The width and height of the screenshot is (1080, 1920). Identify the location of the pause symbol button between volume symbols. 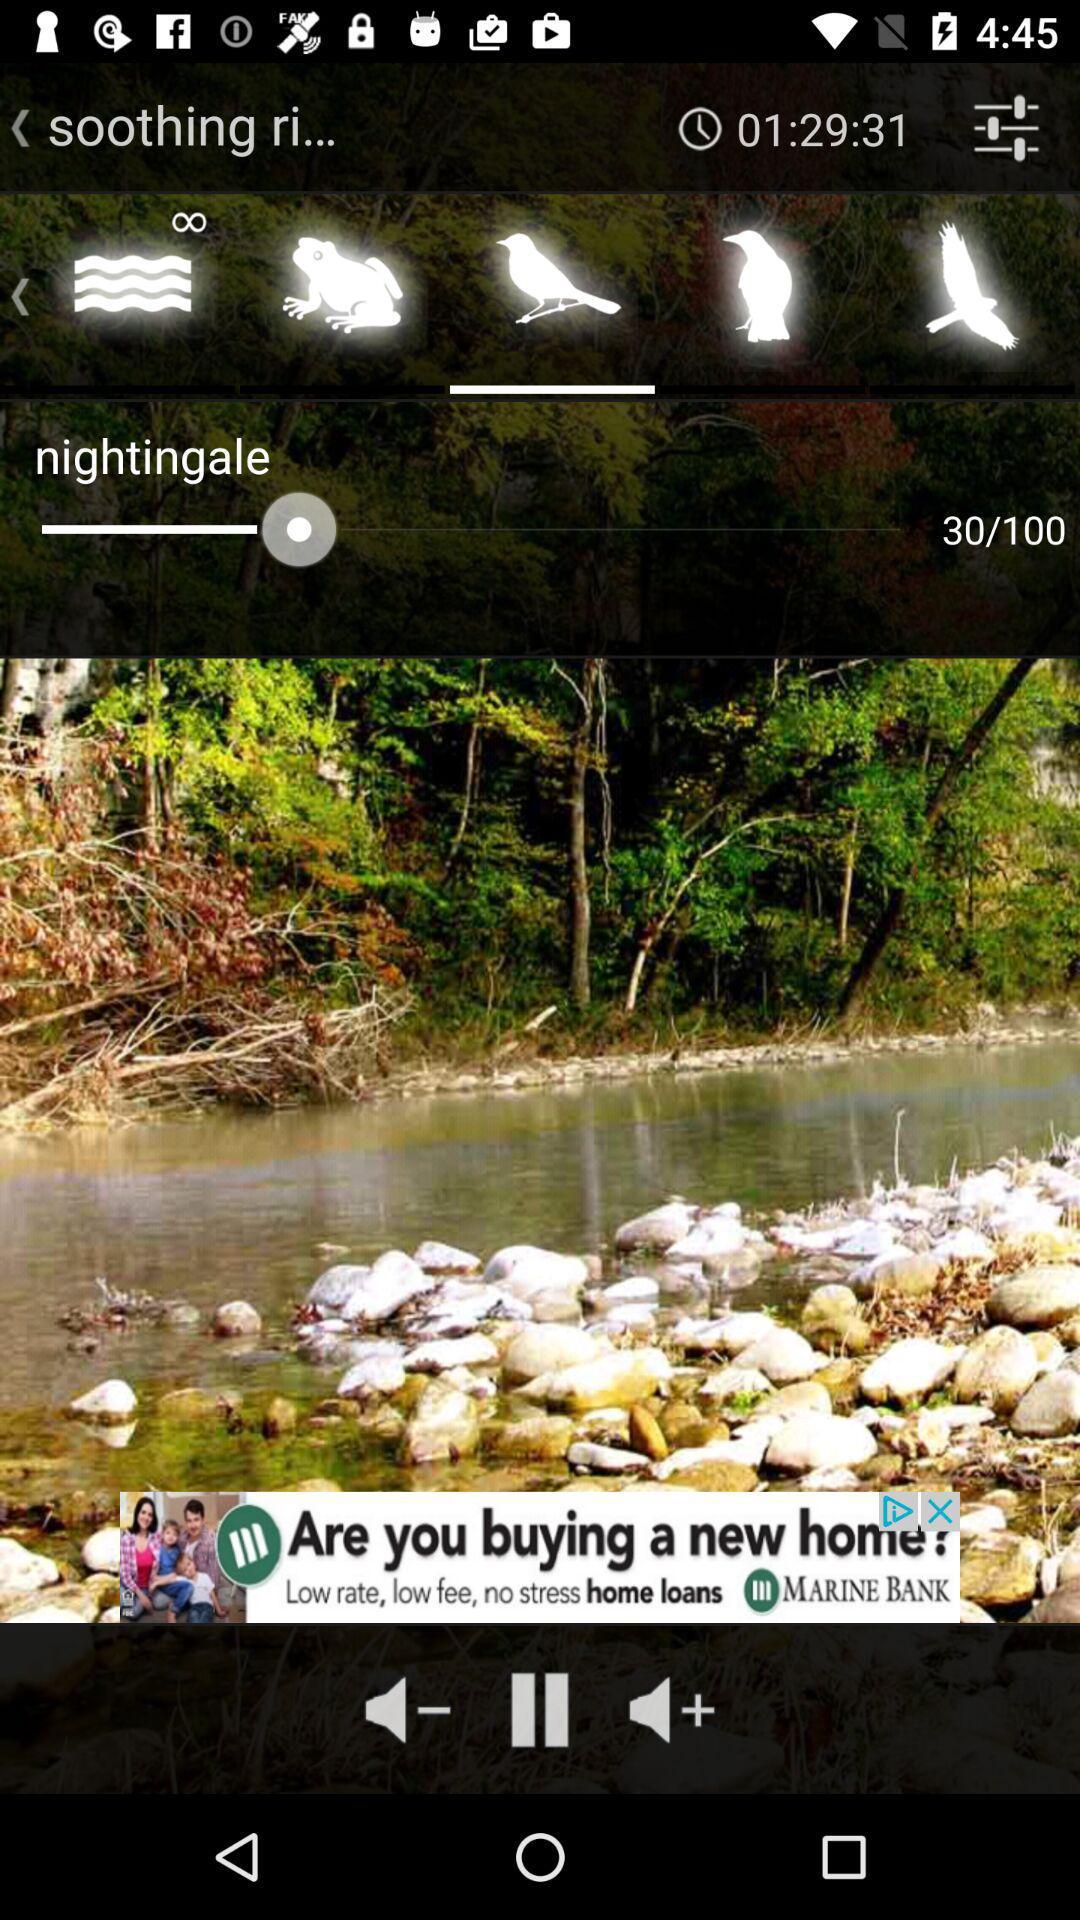
(540, 1709).